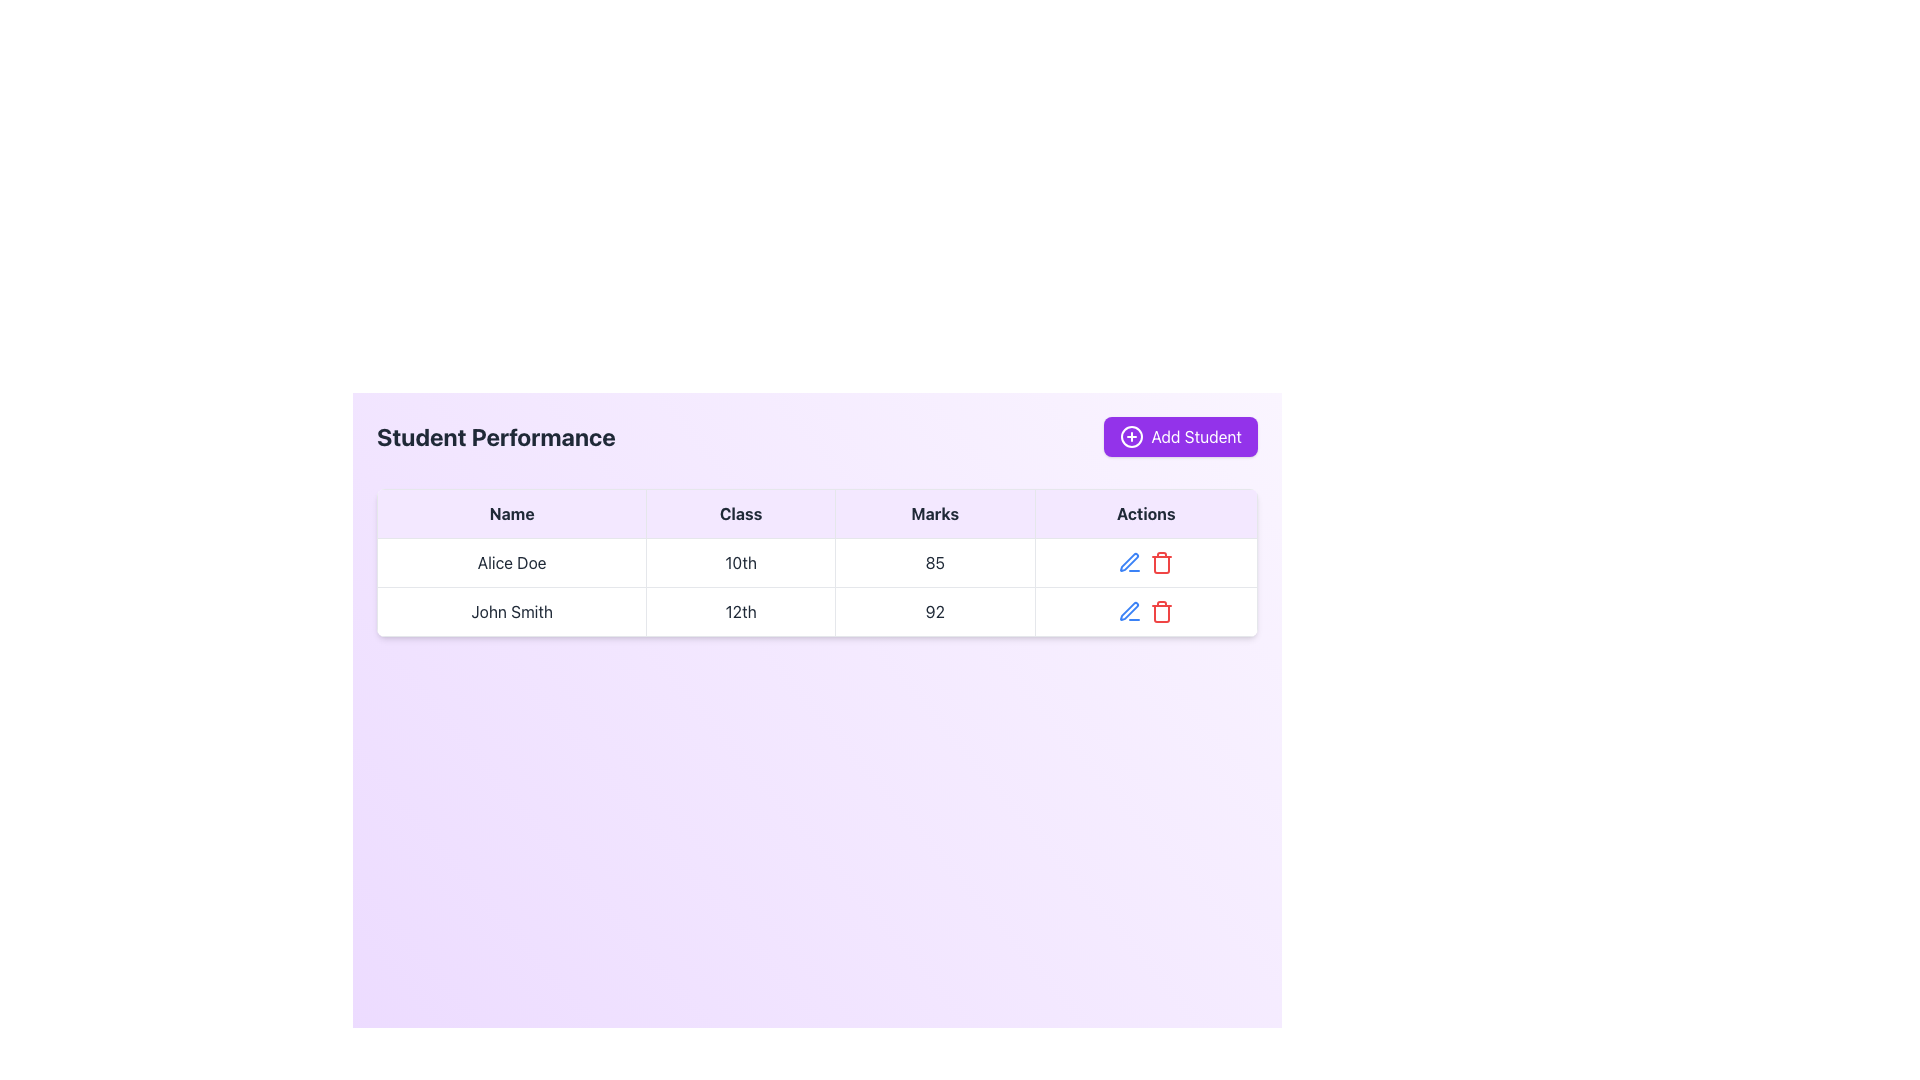 The width and height of the screenshot is (1920, 1080). I want to click on the table cell content displaying 'Alice Doe', which is located in the first column of the first data row of the table, so click(512, 563).